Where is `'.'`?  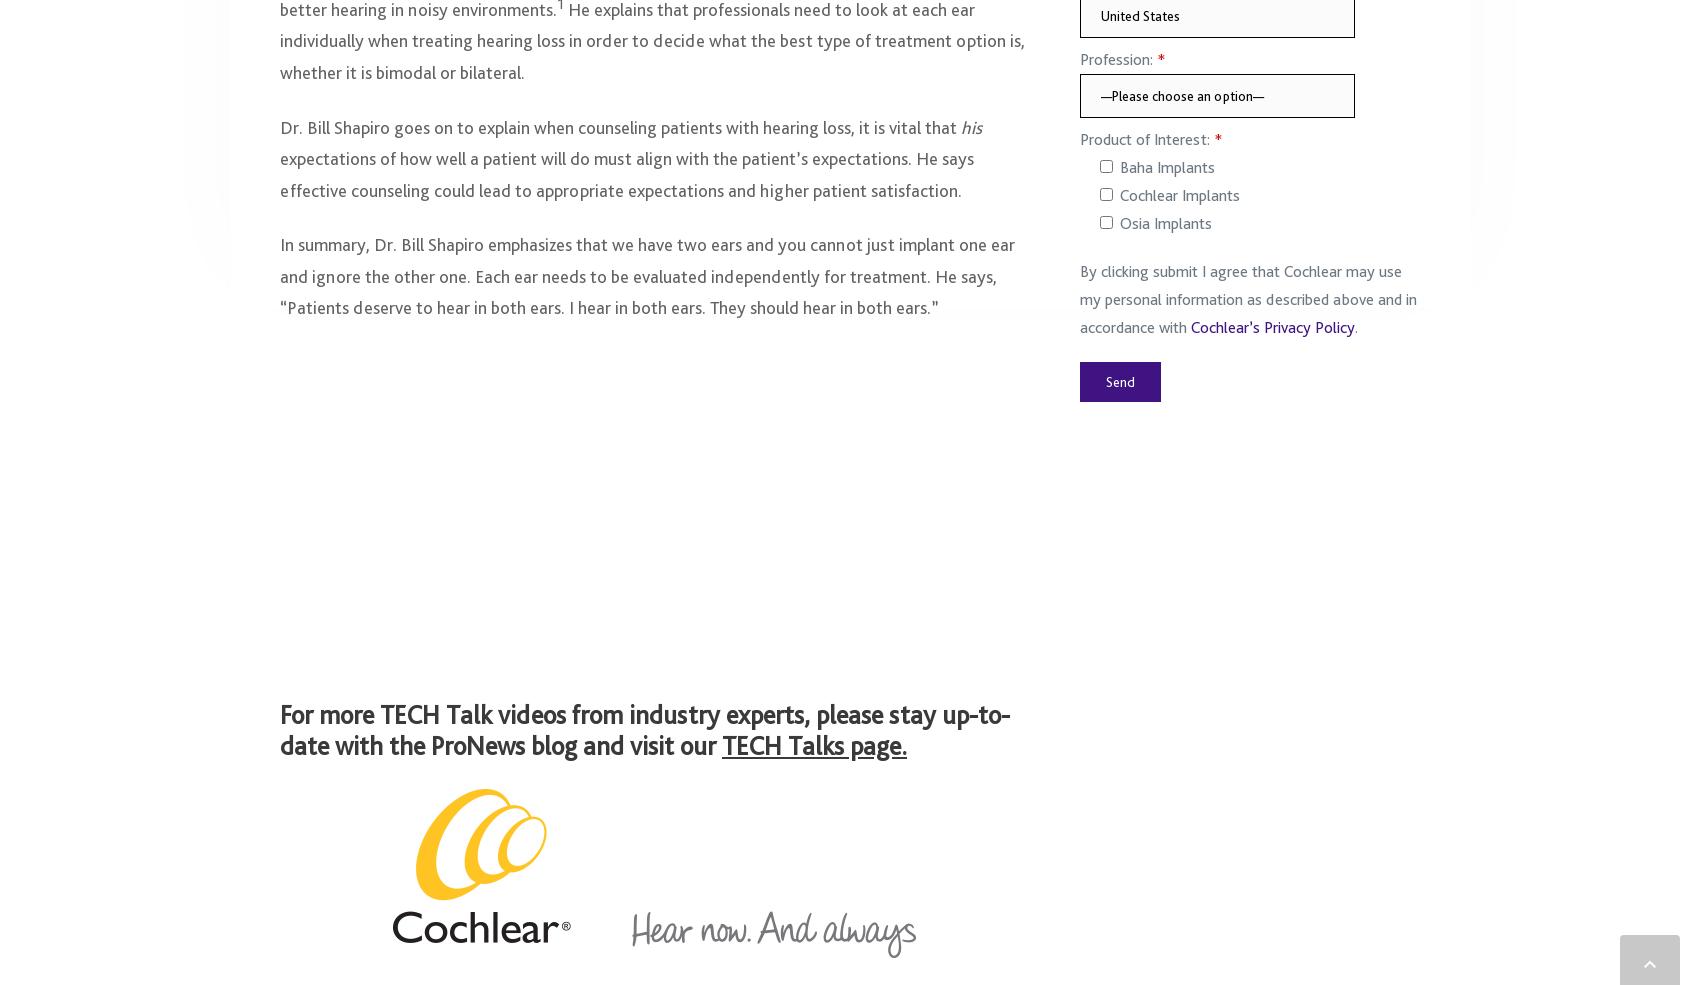 '.' is located at coordinates (1356, 337).